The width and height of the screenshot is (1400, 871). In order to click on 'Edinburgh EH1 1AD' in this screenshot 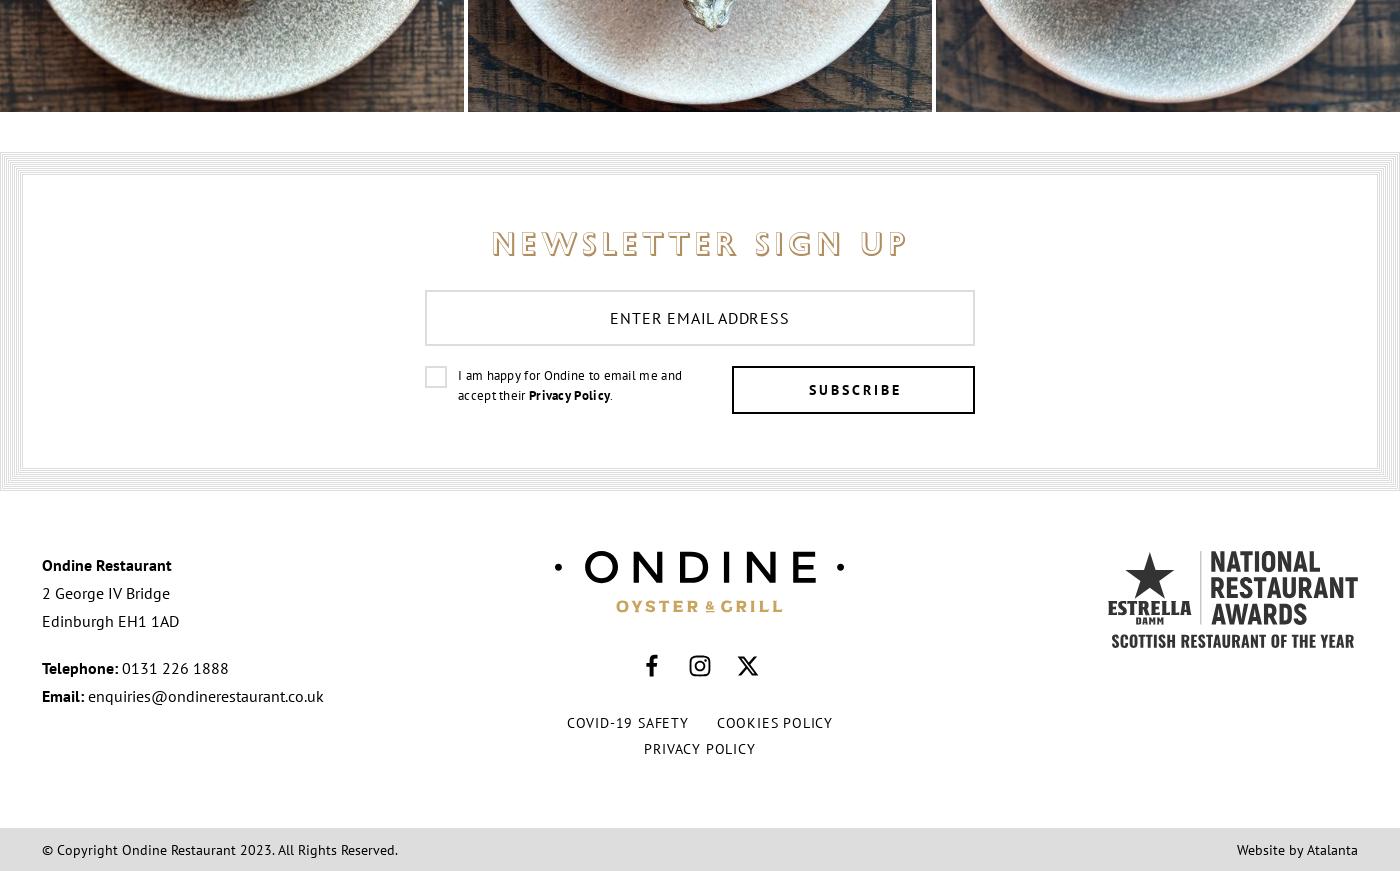, I will do `click(110, 620)`.